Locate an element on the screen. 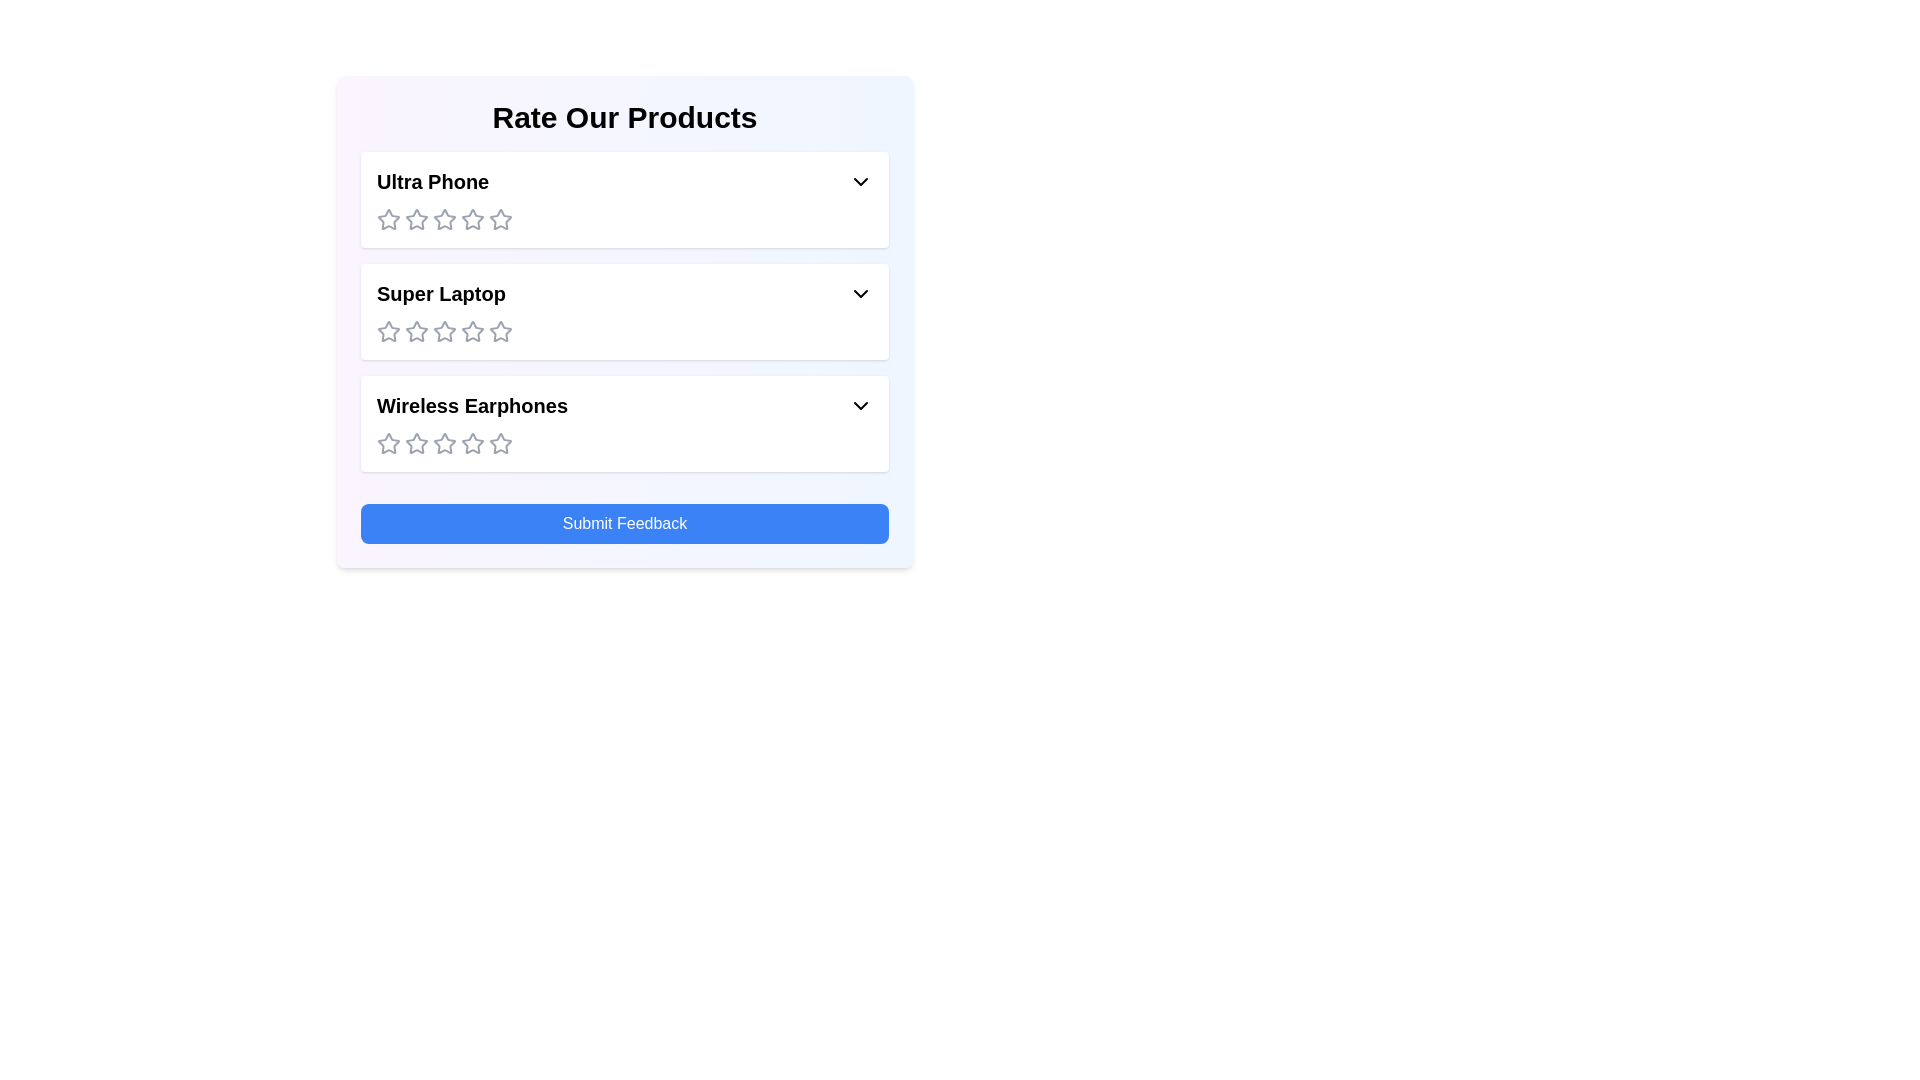 The image size is (1920, 1080). the rating for the product 'Ultra Phone' to 5 stars is located at coordinates (500, 219).